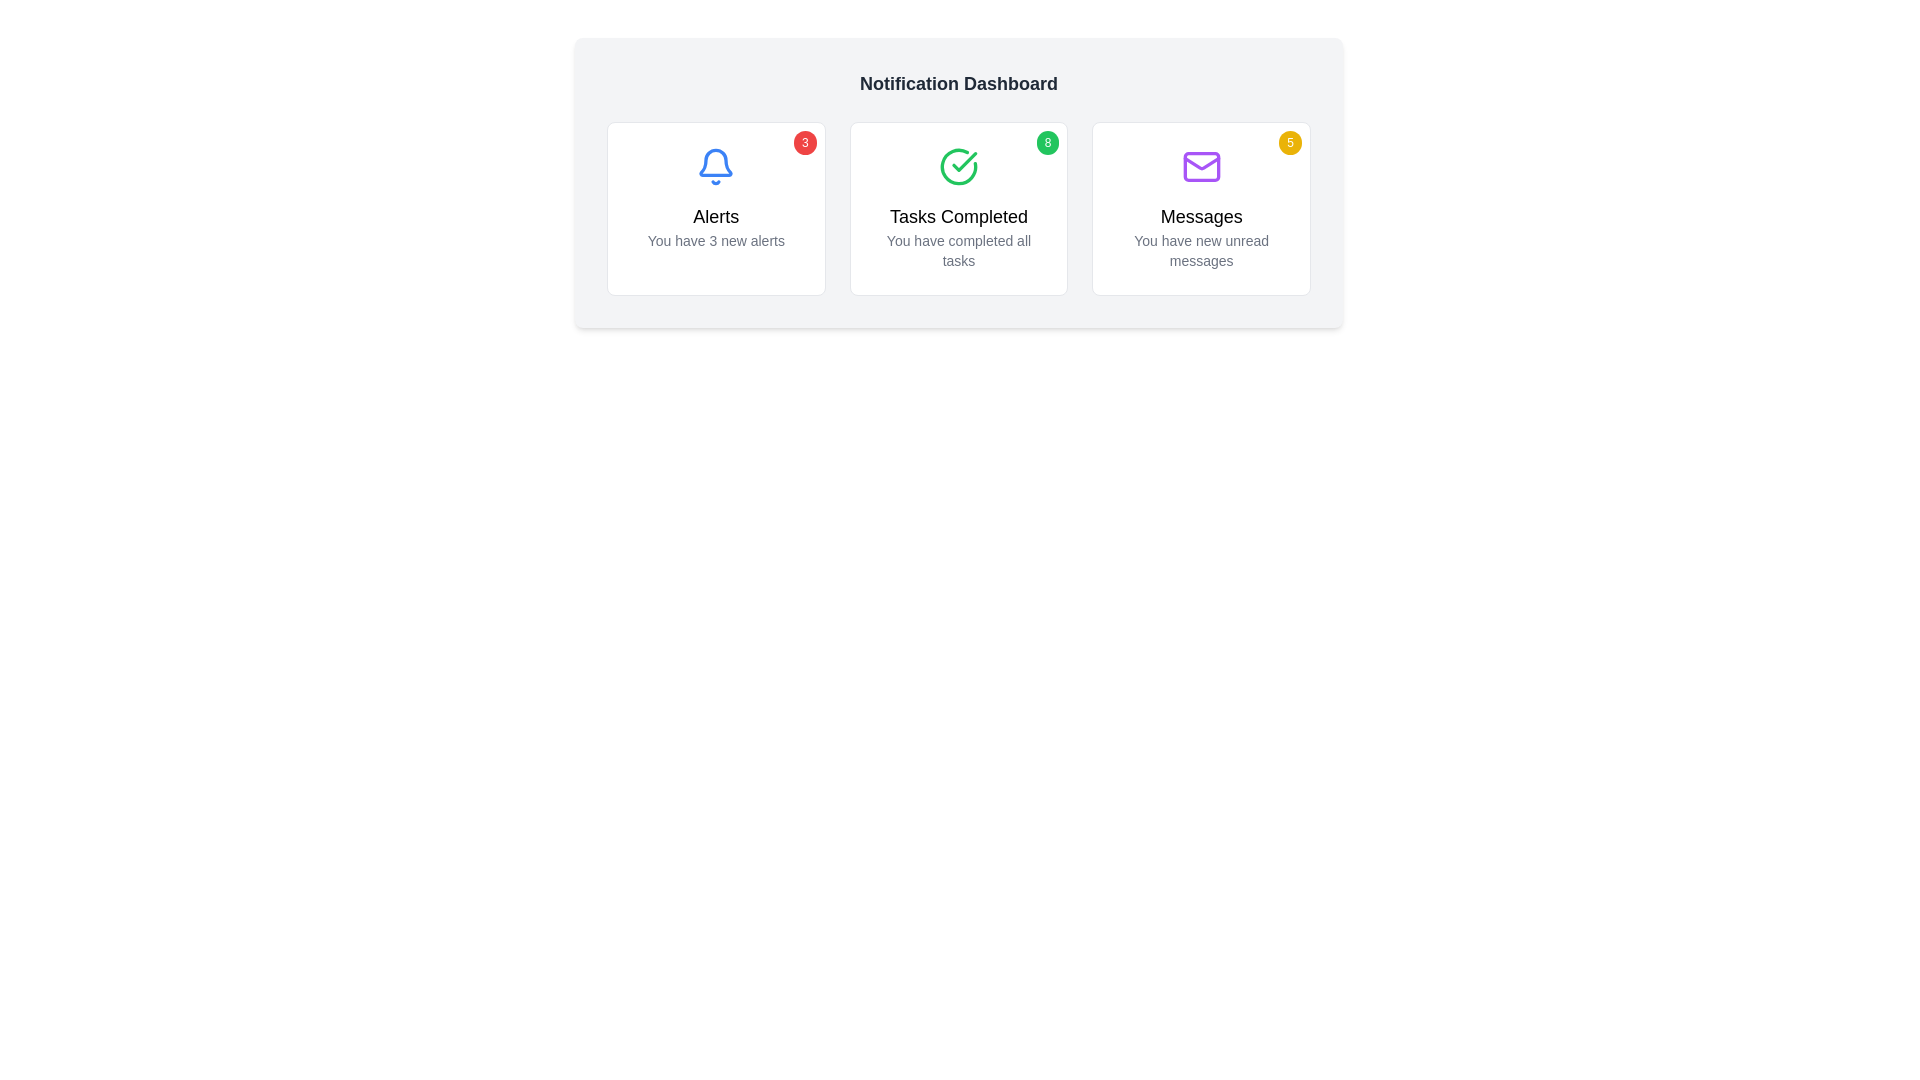 The width and height of the screenshot is (1920, 1080). Describe the element at coordinates (1046, 141) in the screenshot. I see `the Badge or Status Indicator located at the top-right corner of the 'Tasks Completed' card within the 'Notification Dashboard'` at that location.